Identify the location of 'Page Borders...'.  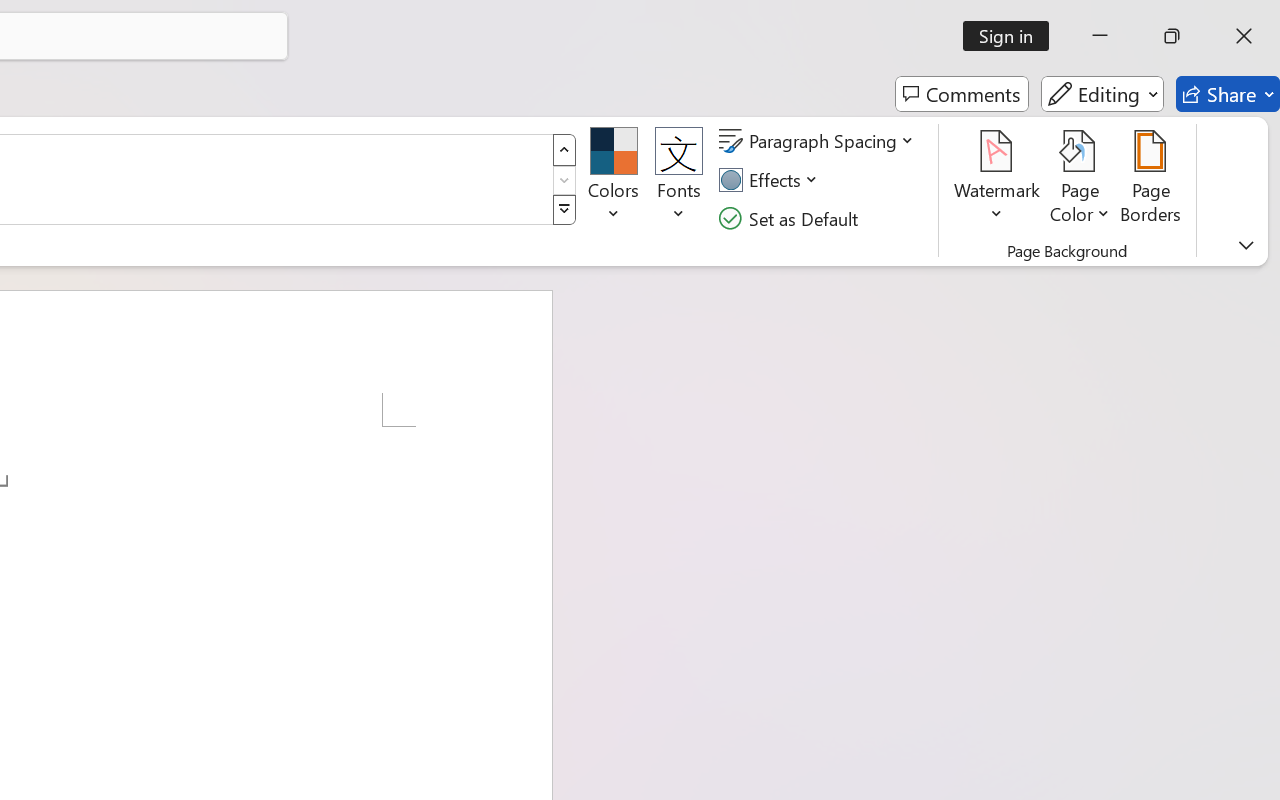
(1151, 179).